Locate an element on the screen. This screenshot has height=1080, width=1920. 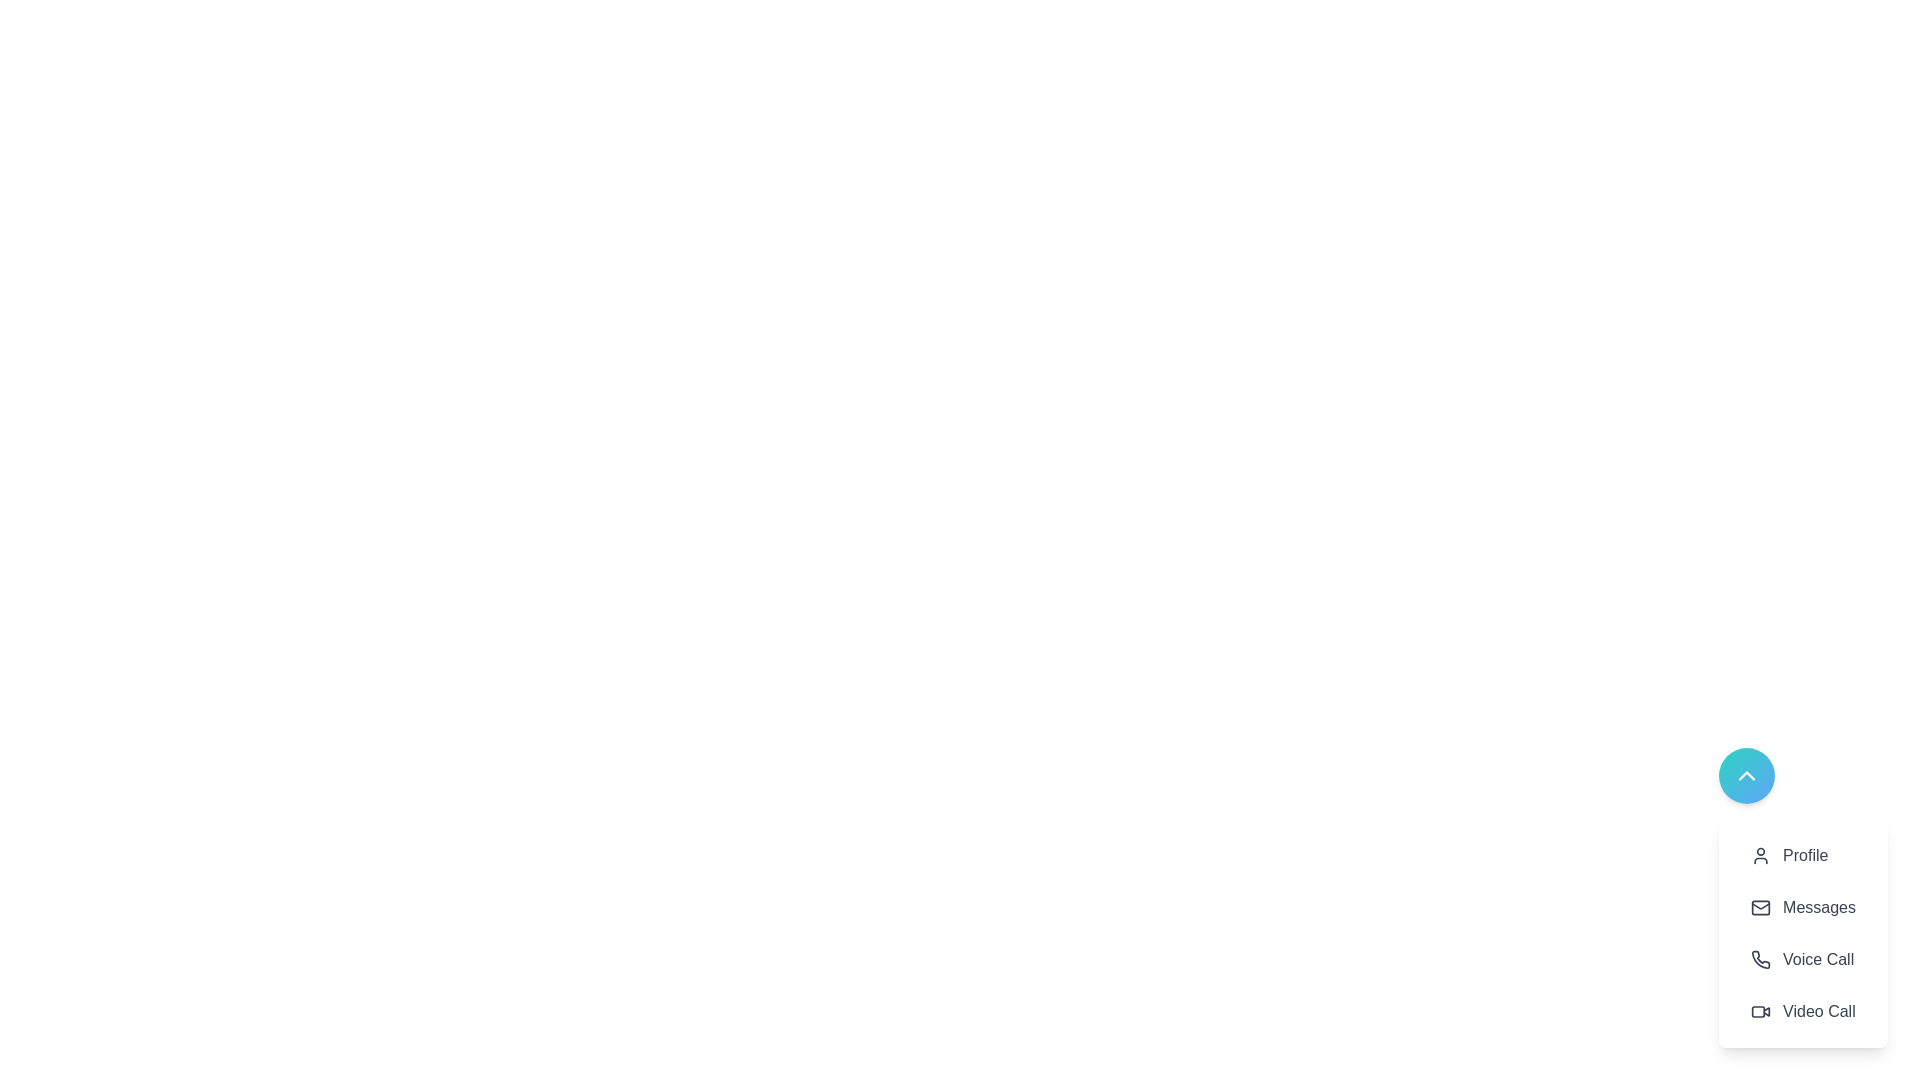
the 'Video Call' option in the action list is located at coordinates (1803, 1011).